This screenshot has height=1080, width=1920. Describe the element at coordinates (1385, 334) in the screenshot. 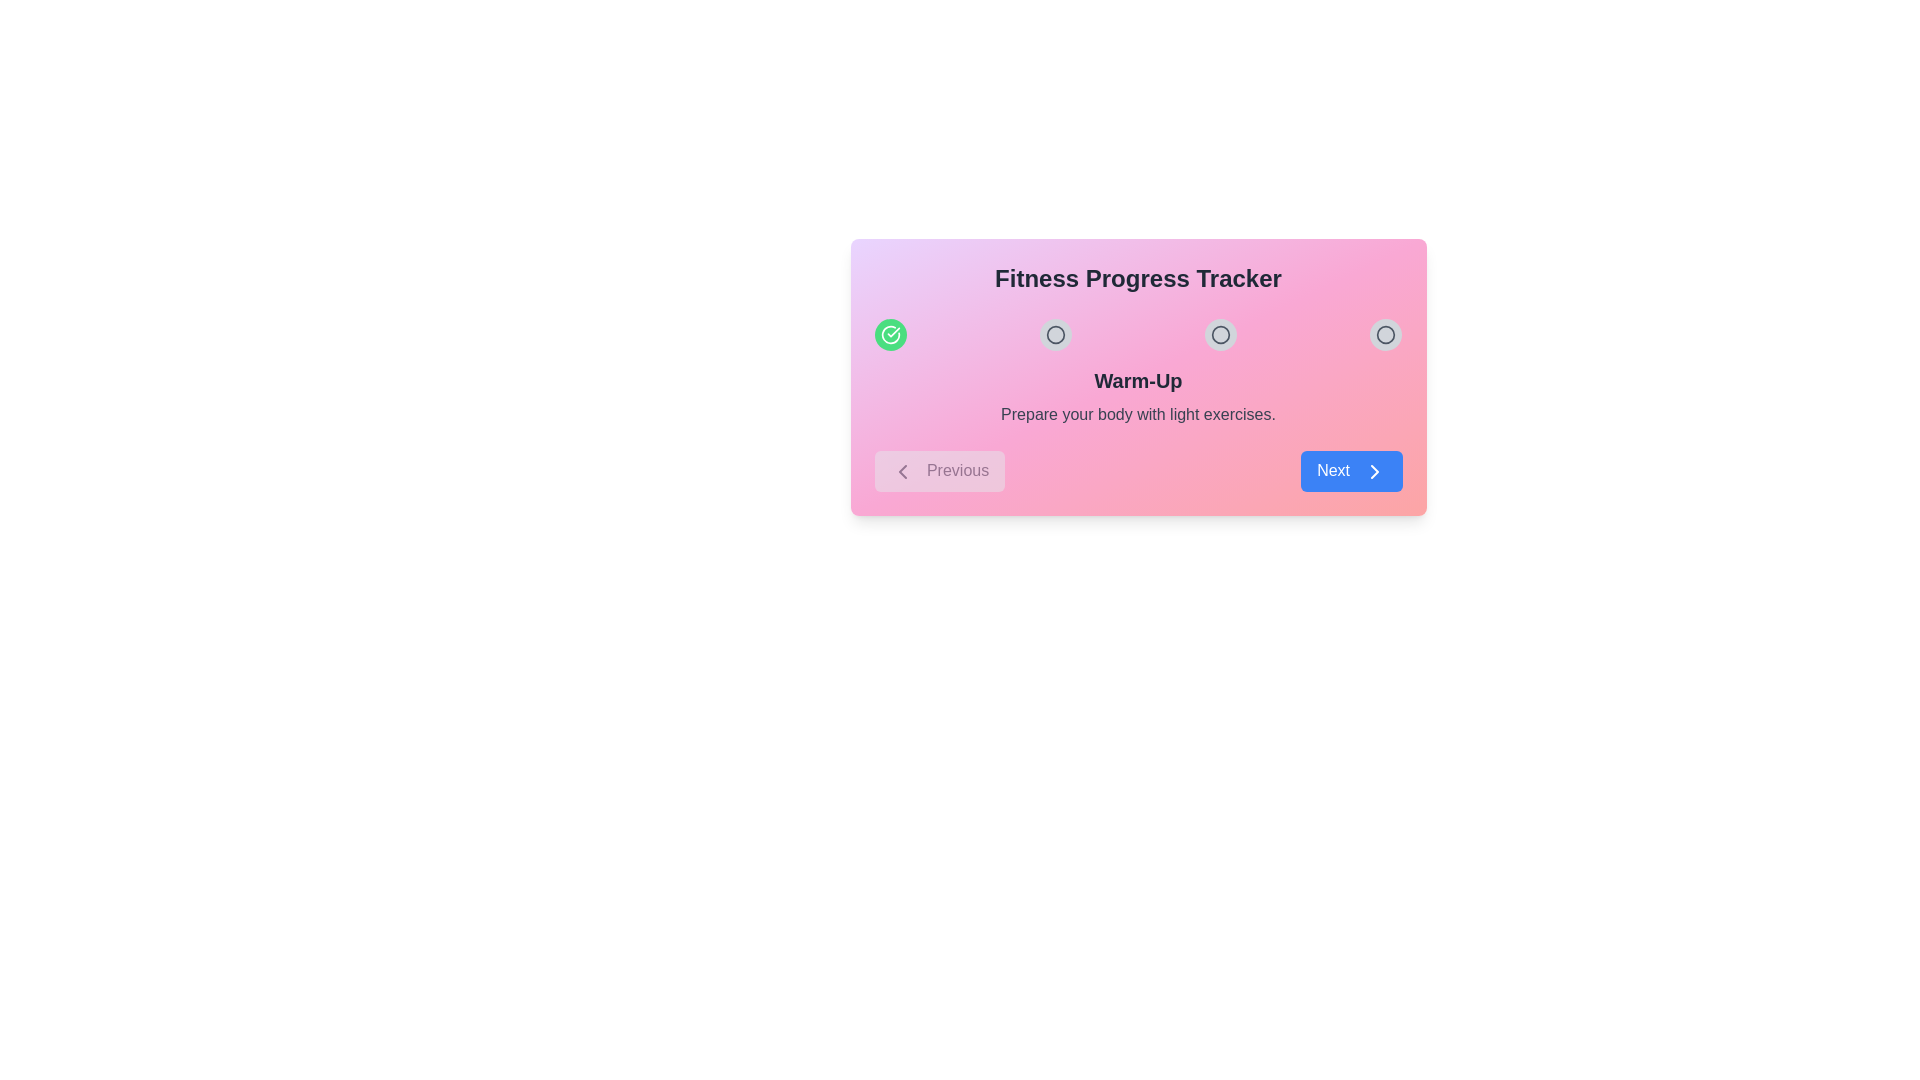

I see `the circular icon located at the top-right corner of the card interface, which has a stroke width of '2' and a neutral color` at that location.